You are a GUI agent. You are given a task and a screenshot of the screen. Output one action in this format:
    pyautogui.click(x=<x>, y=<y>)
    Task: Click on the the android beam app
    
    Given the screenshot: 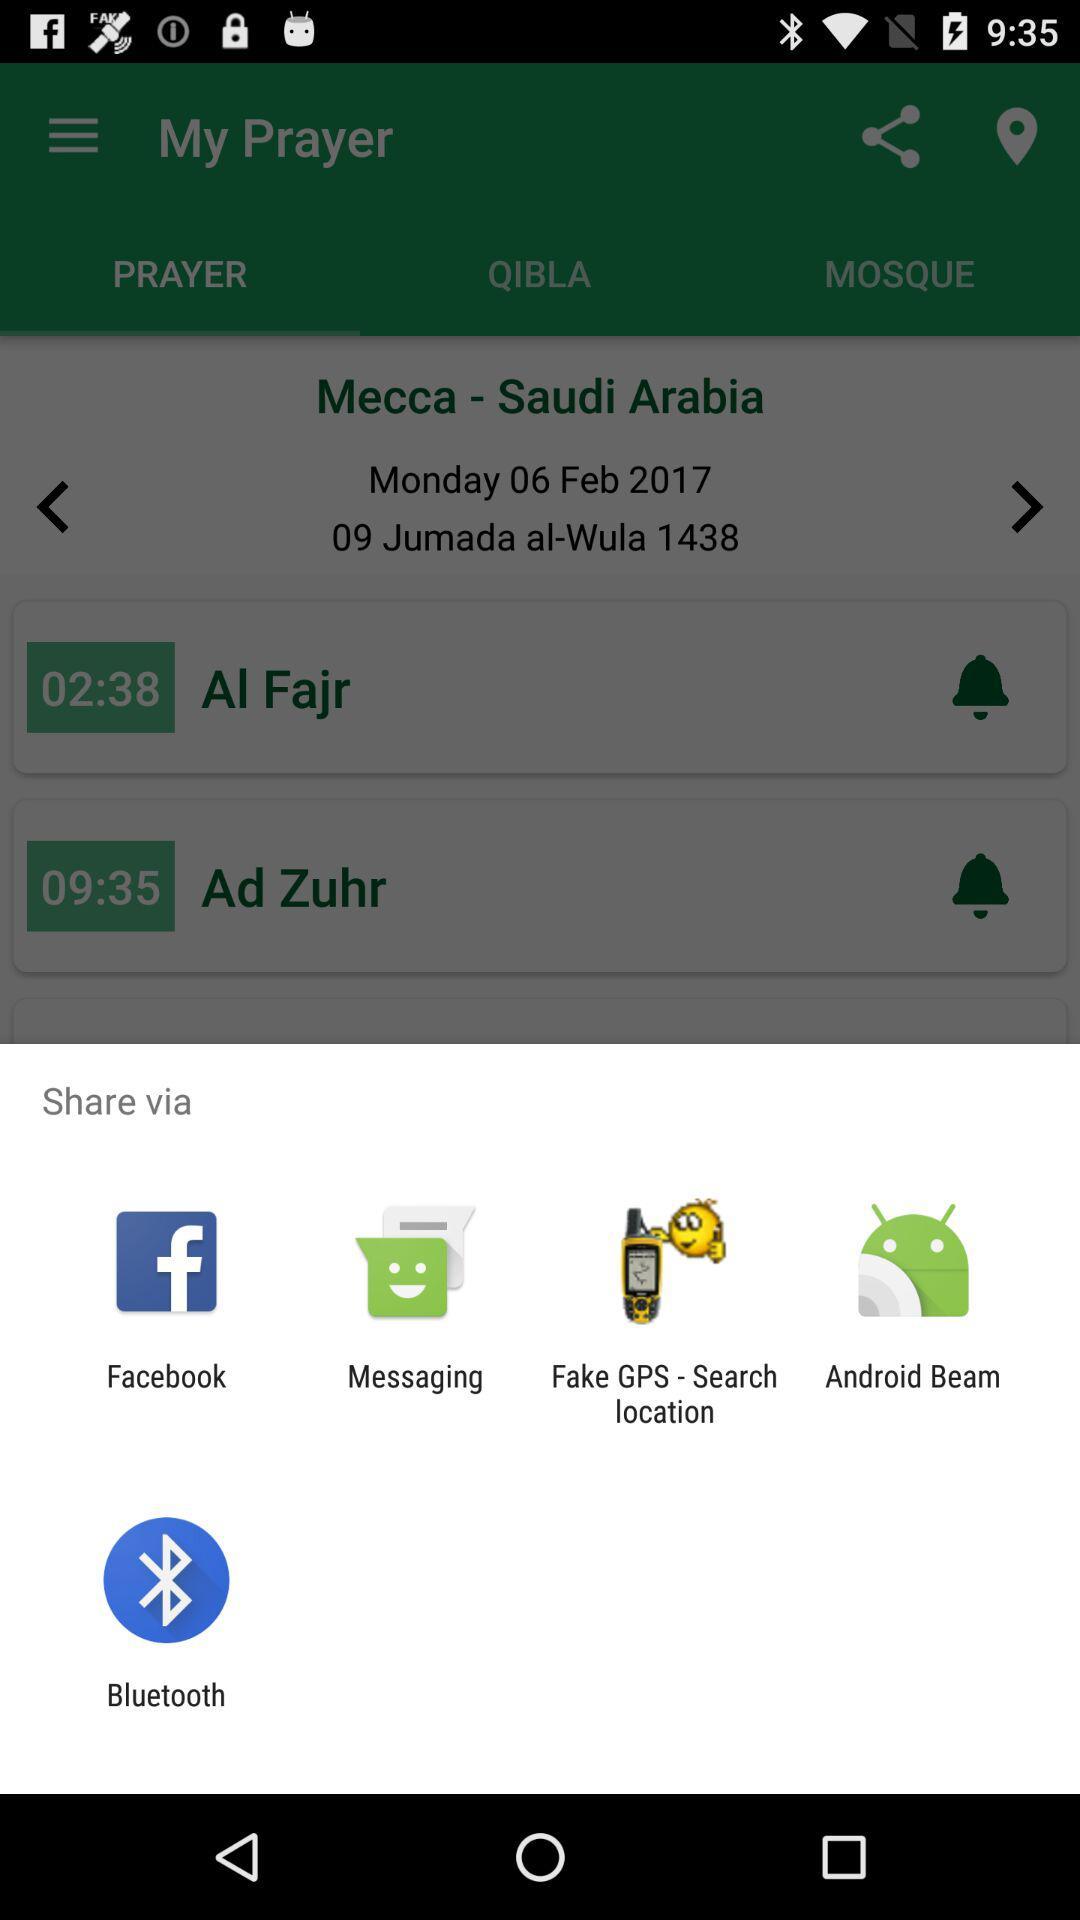 What is the action you would take?
    pyautogui.click(x=913, y=1392)
    